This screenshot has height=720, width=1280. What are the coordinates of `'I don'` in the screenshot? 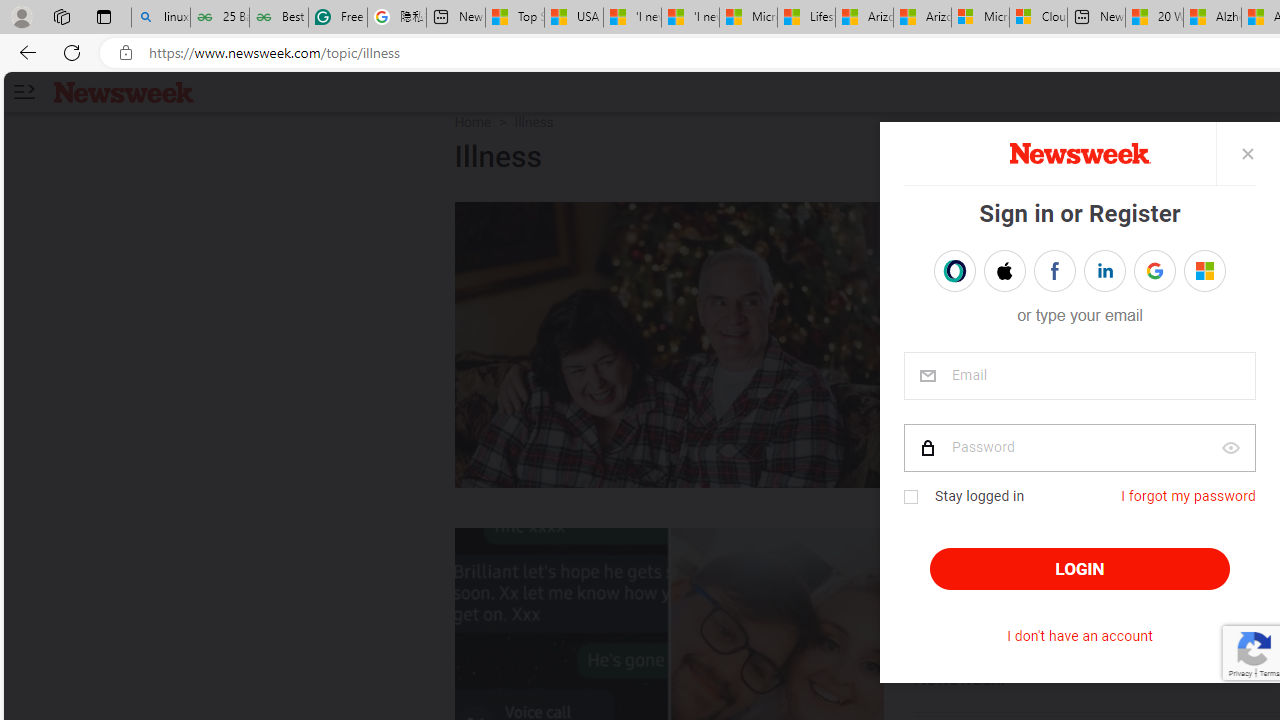 It's located at (1078, 636).